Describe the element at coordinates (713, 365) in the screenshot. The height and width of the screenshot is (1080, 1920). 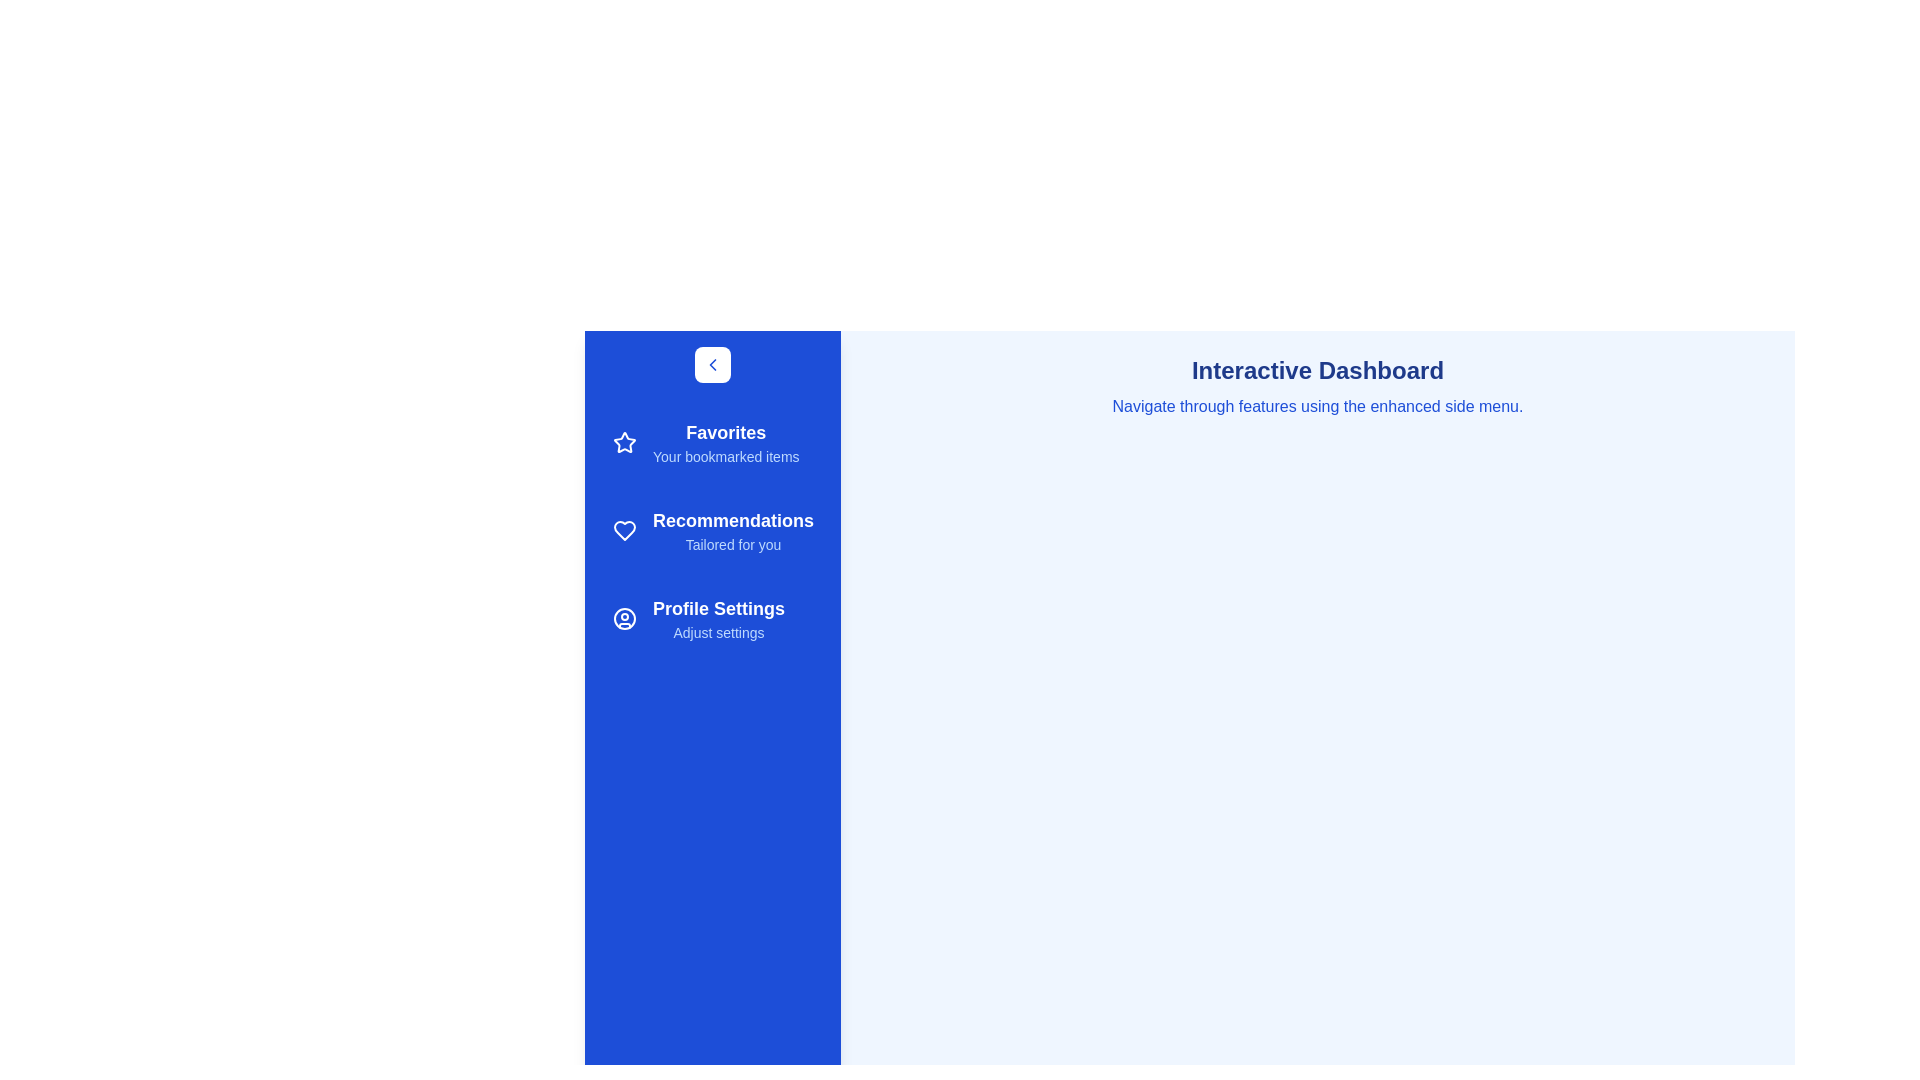
I see `toggle button to open or close the sidebar` at that location.